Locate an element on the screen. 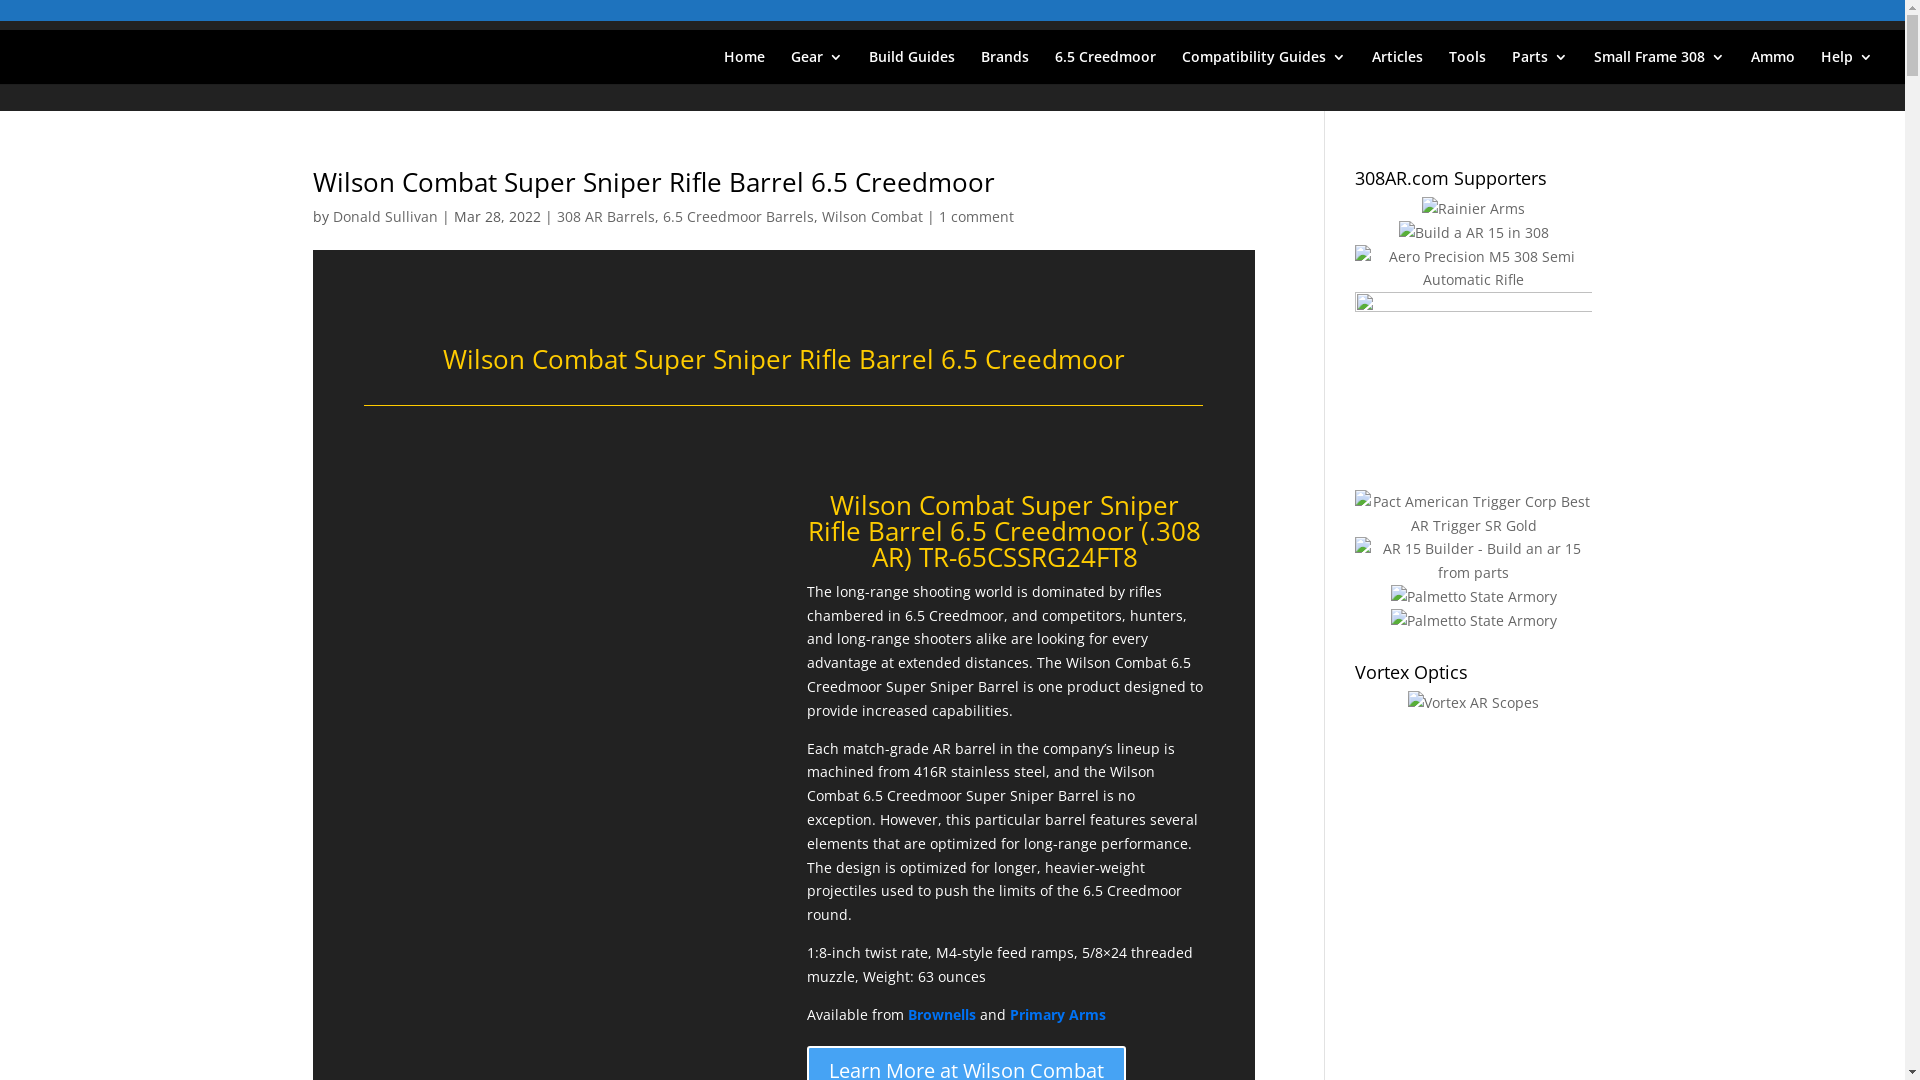 This screenshot has height=1080, width=1920. 'Help' is located at coordinates (1846, 65).